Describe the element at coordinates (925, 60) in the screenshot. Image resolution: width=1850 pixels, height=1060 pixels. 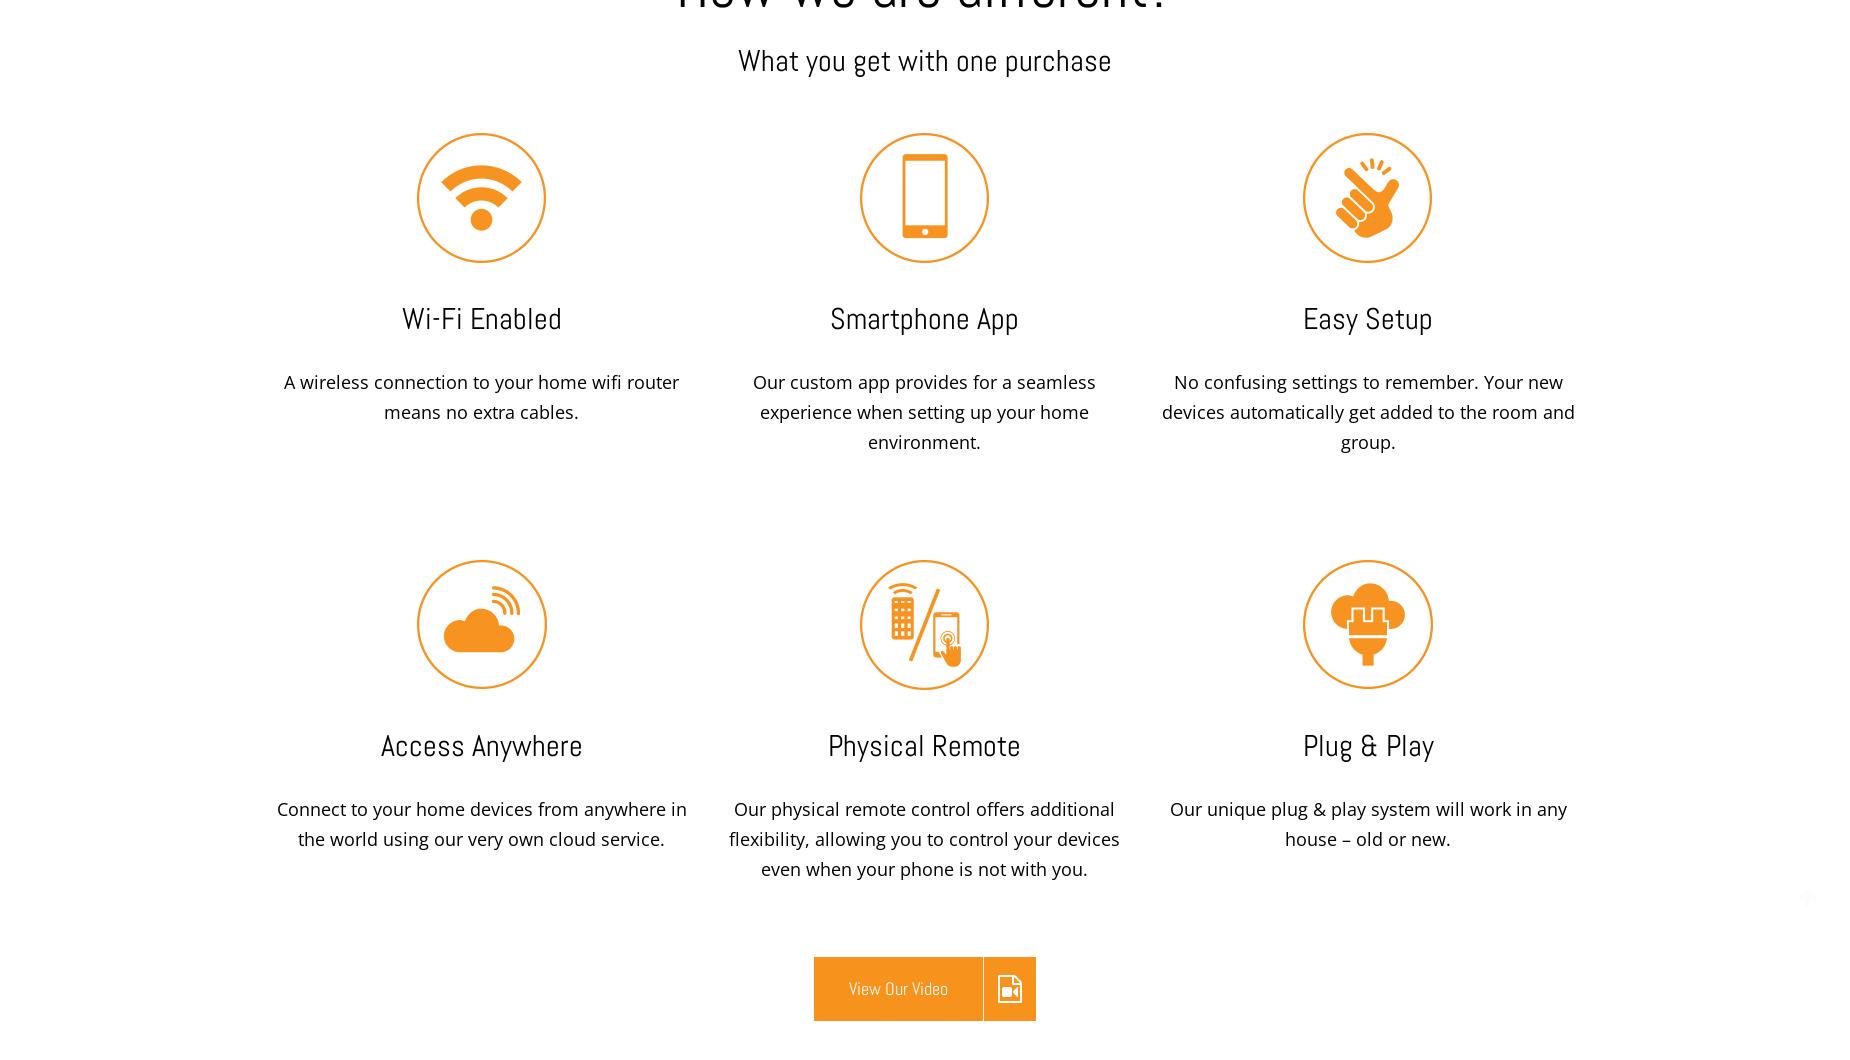
I see `'What you get with one purchase'` at that location.